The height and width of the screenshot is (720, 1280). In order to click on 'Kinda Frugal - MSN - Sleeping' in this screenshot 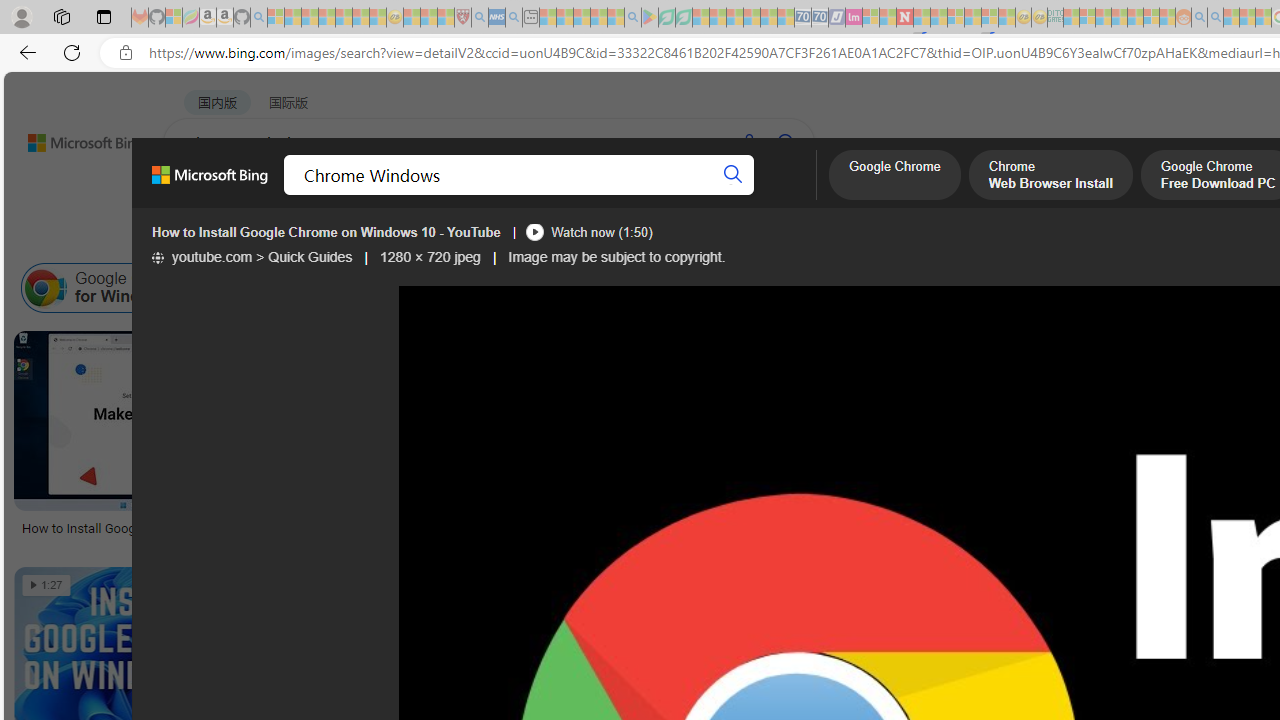, I will do `click(1135, 17)`.